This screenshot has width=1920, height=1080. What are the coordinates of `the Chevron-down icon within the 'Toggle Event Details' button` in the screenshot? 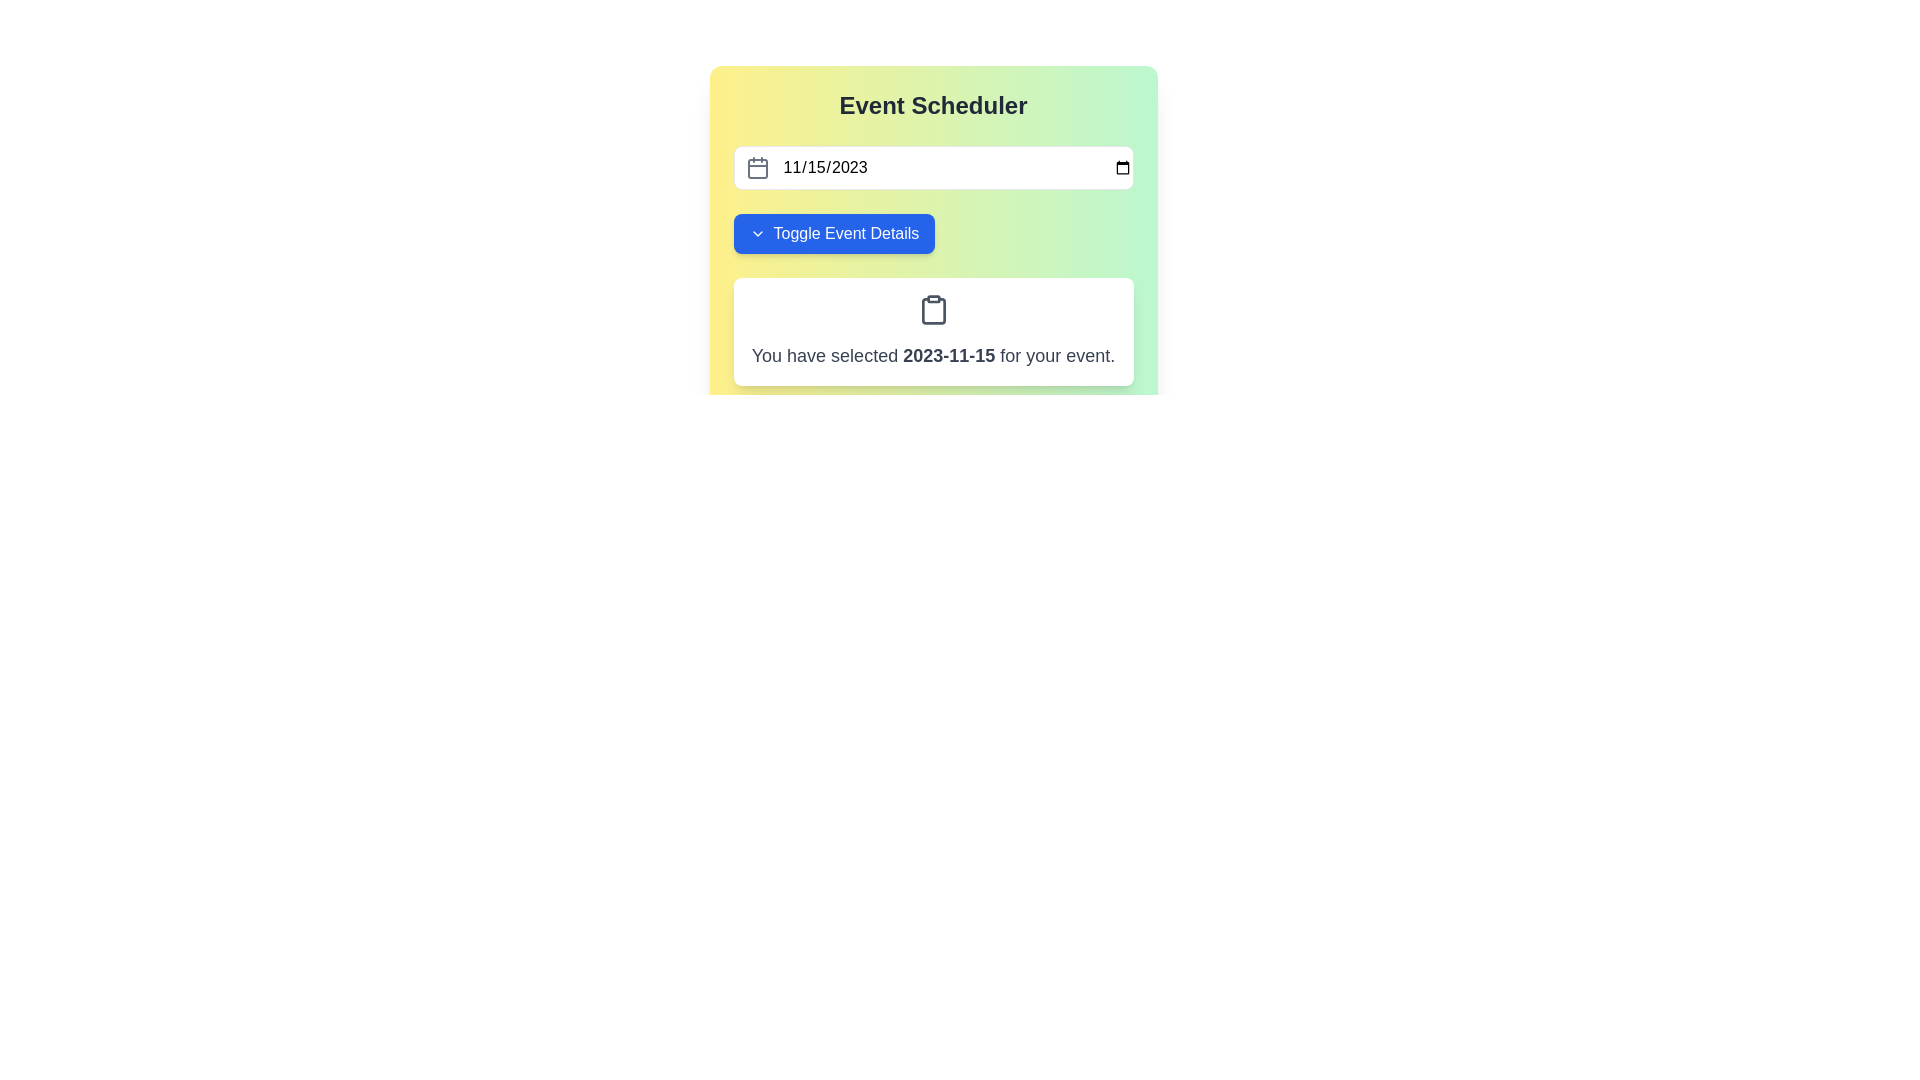 It's located at (756, 233).